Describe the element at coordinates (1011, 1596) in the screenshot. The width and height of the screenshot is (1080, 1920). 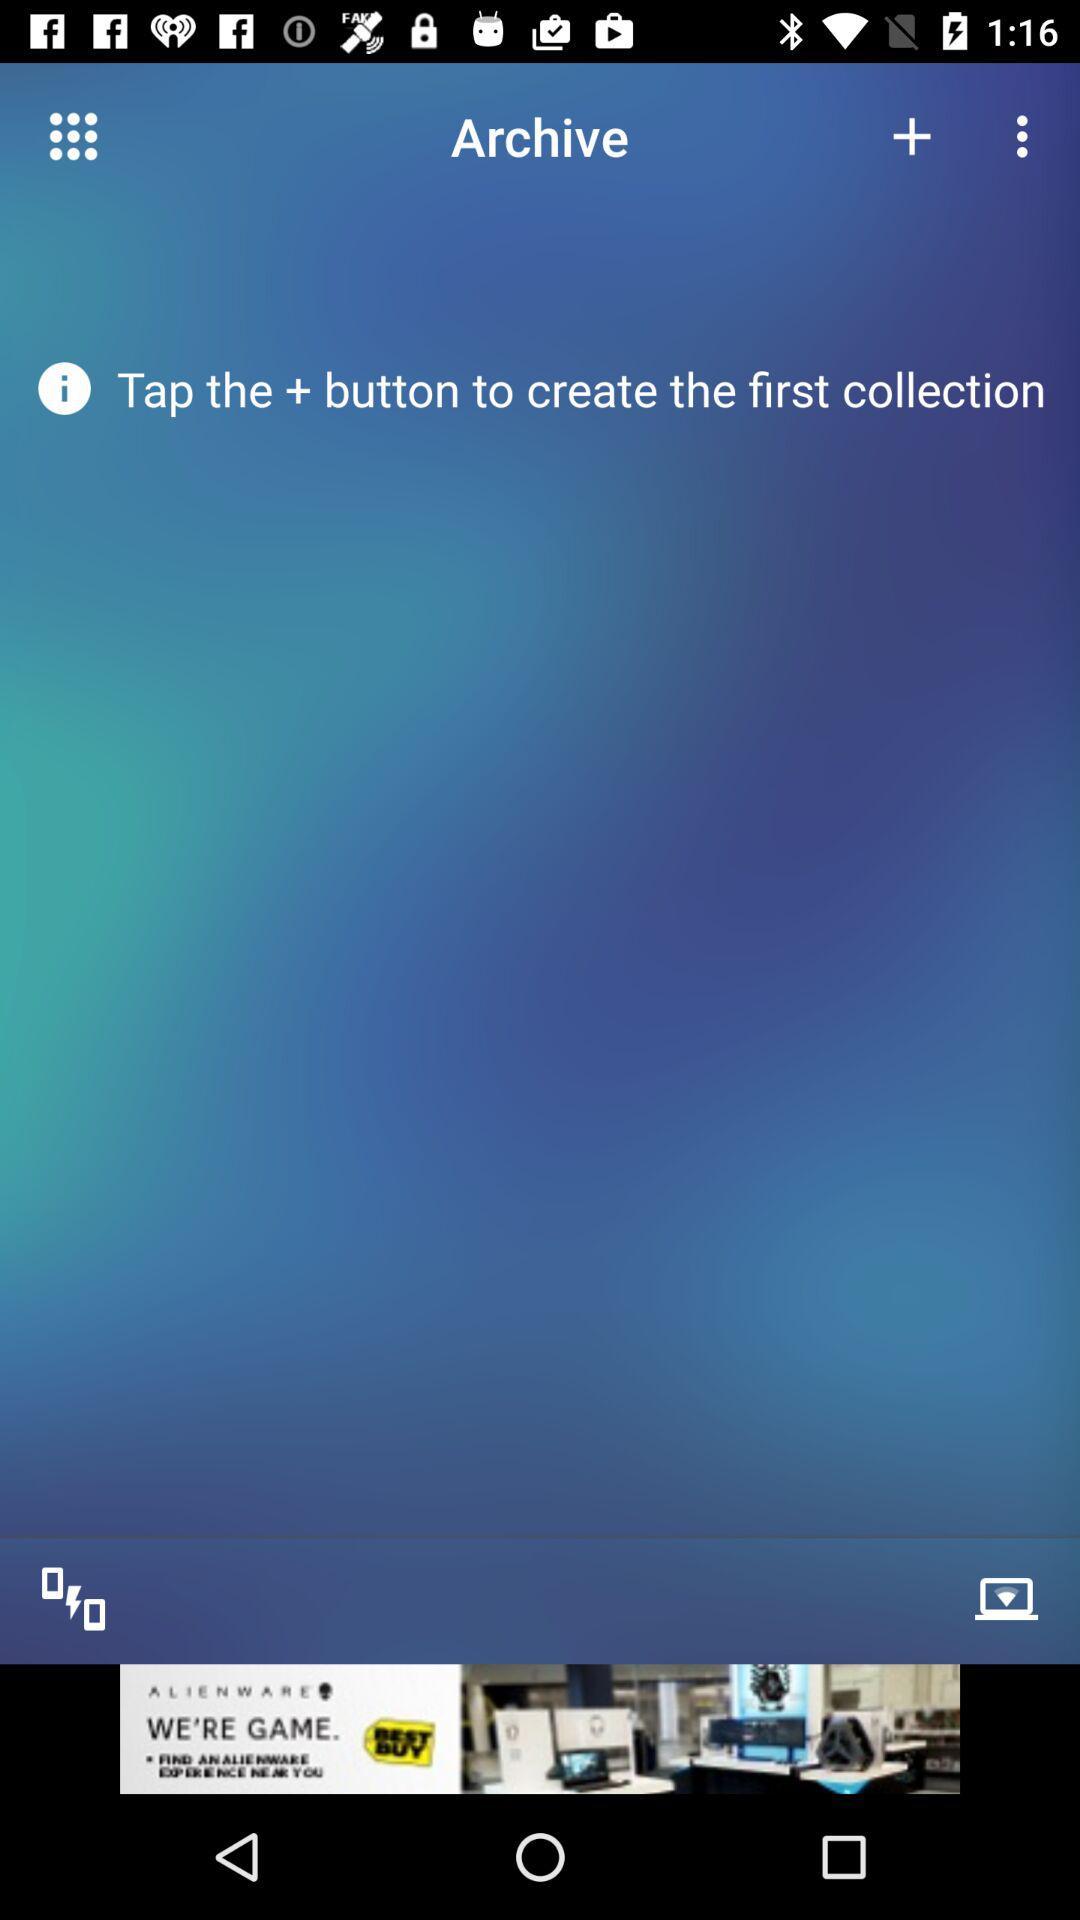
I see `the network_wifi icon` at that location.